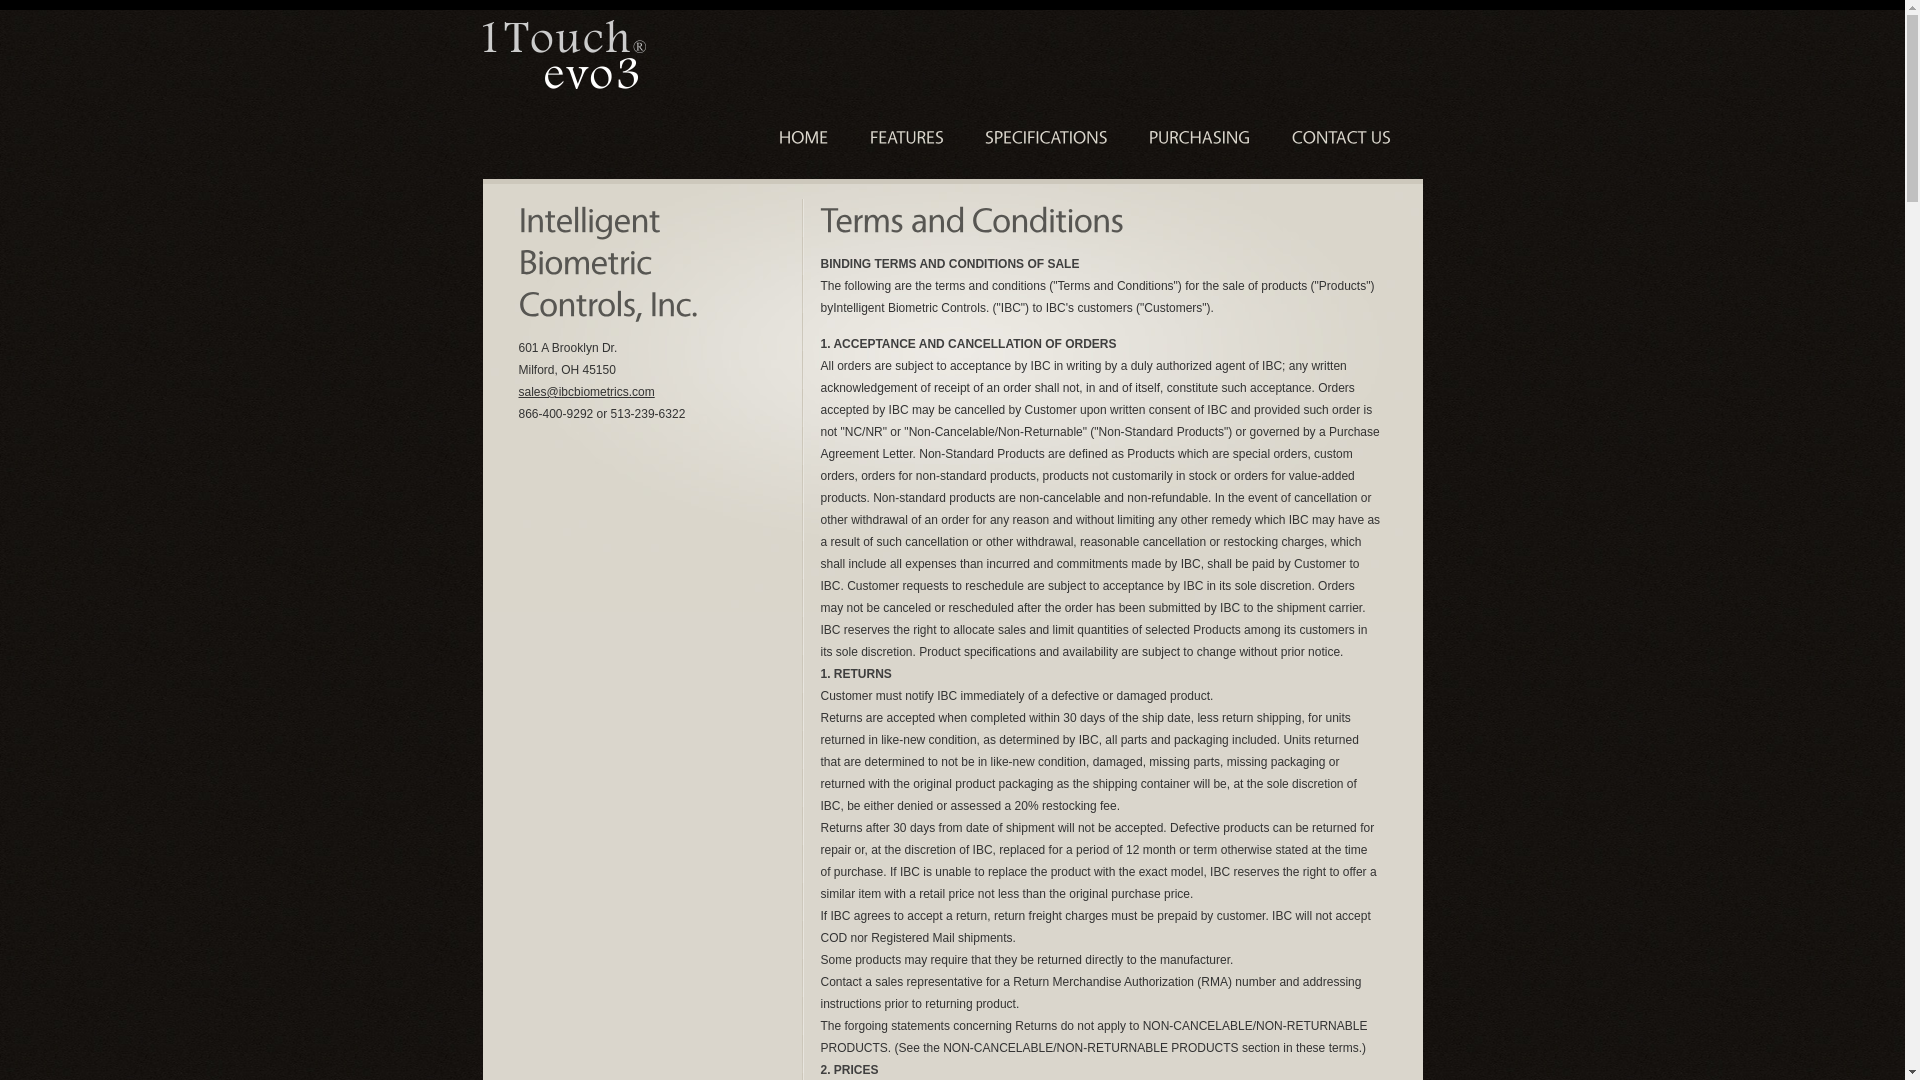 Image resolution: width=1920 pixels, height=1080 pixels. Describe the element at coordinates (584, 392) in the screenshot. I see `'sales@ibcbiometrics.com'` at that location.